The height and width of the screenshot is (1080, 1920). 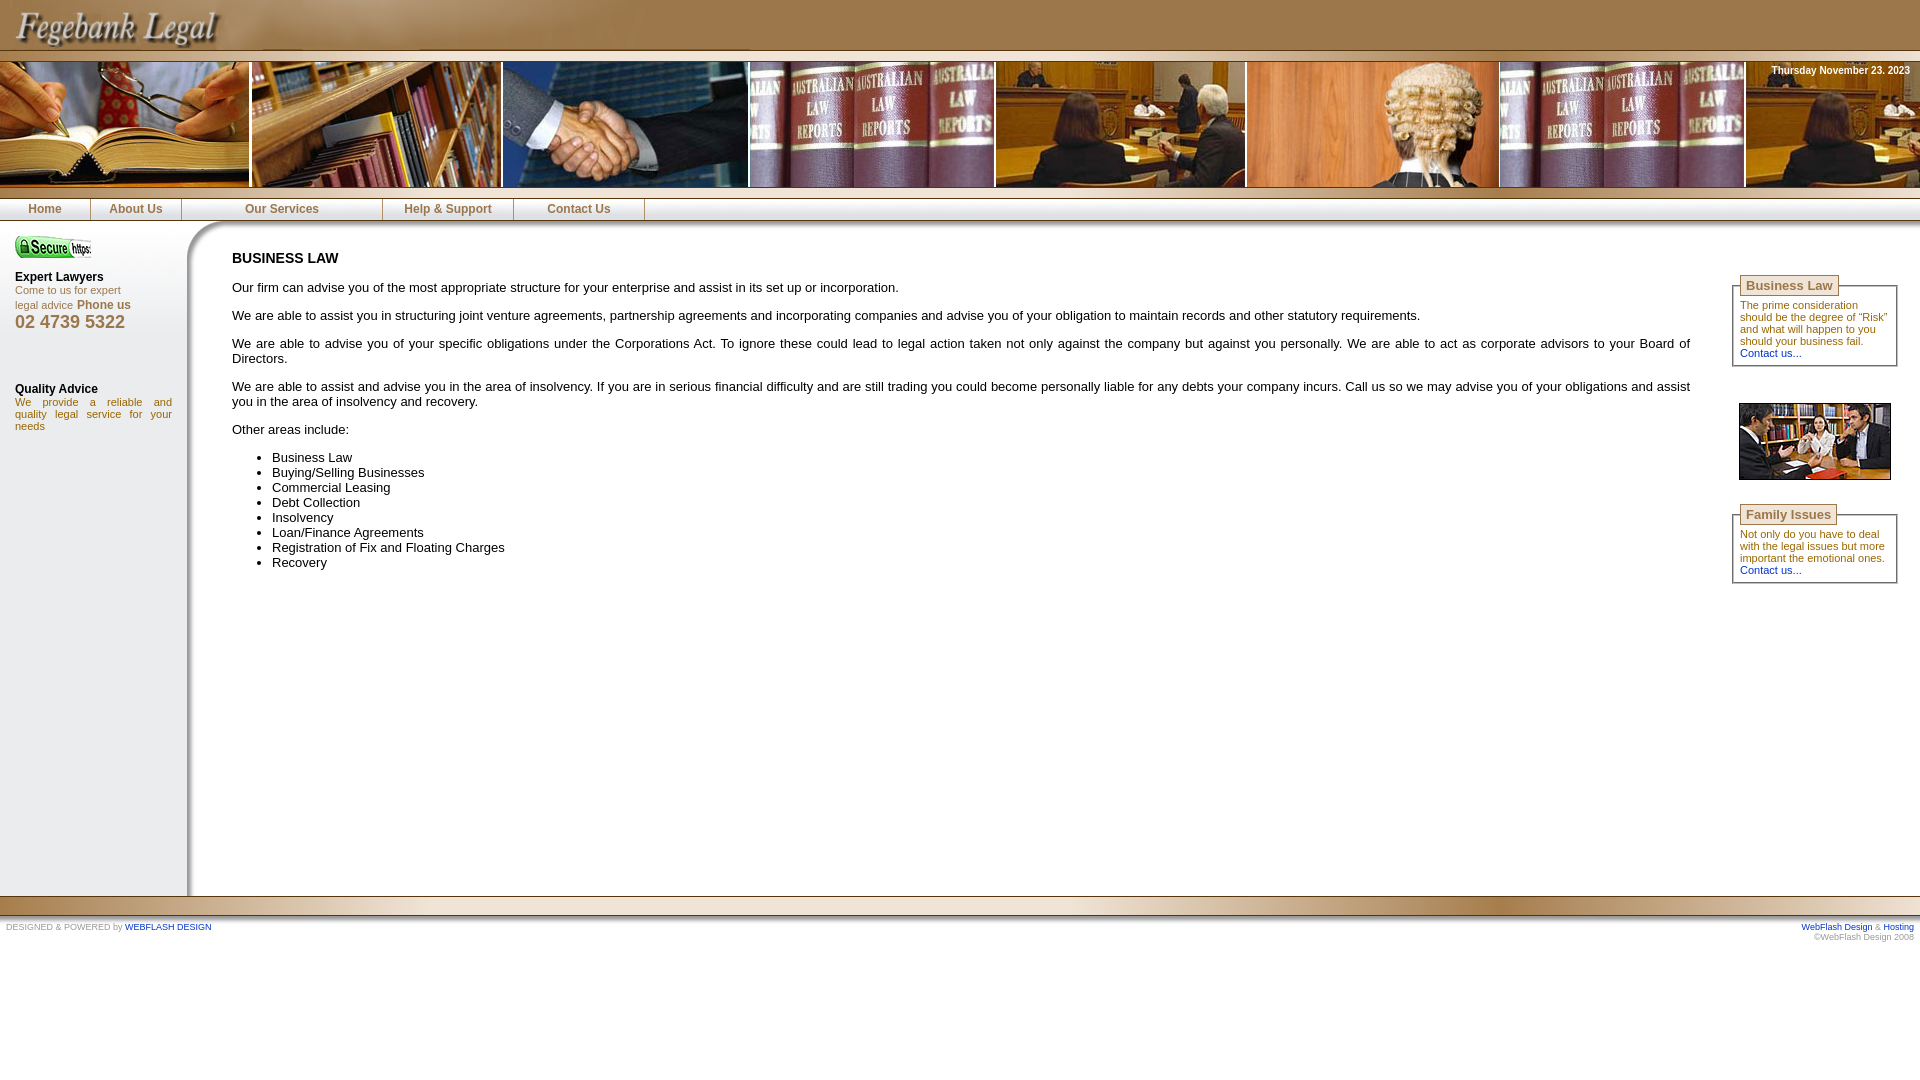 What do you see at coordinates (1897, 926) in the screenshot?
I see `'Hosting'` at bounding box center [1897, 926].